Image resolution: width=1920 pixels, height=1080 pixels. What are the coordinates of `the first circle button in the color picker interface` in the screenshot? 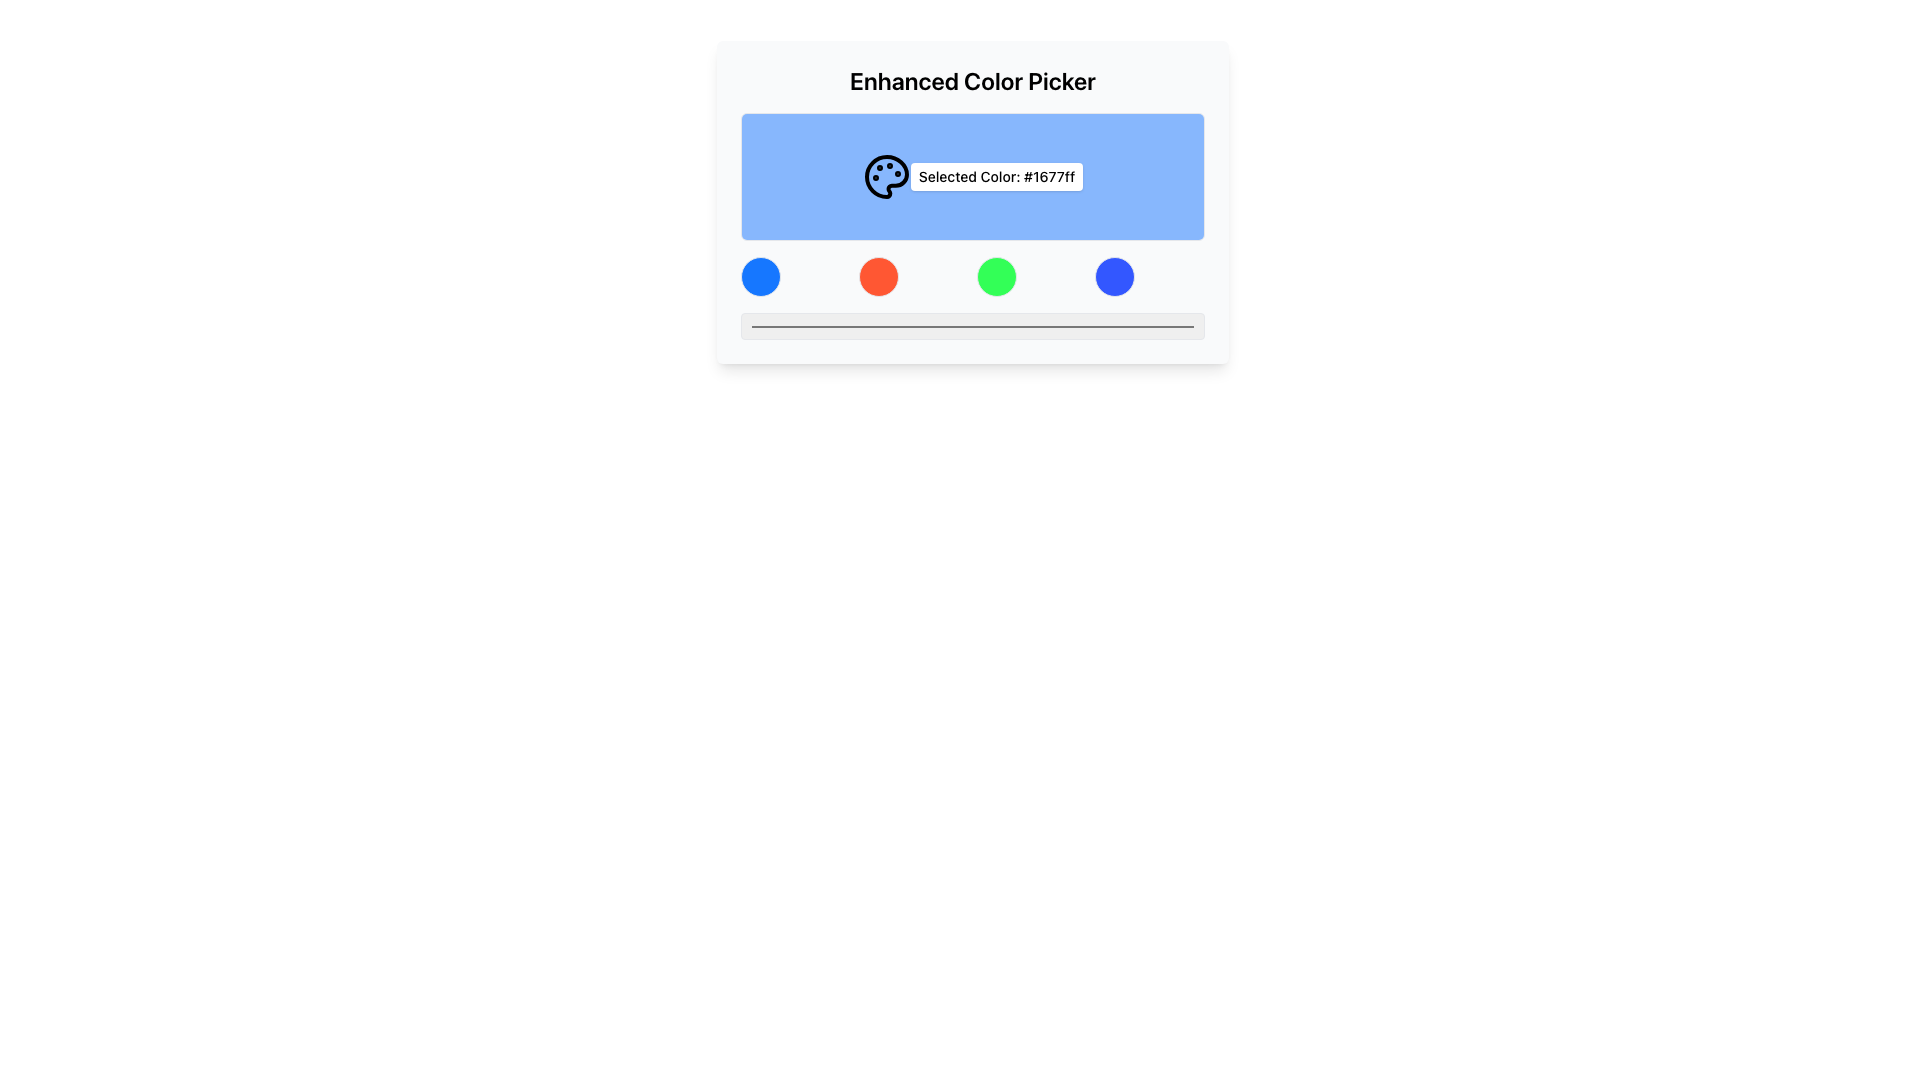 It's located at (760, 277).